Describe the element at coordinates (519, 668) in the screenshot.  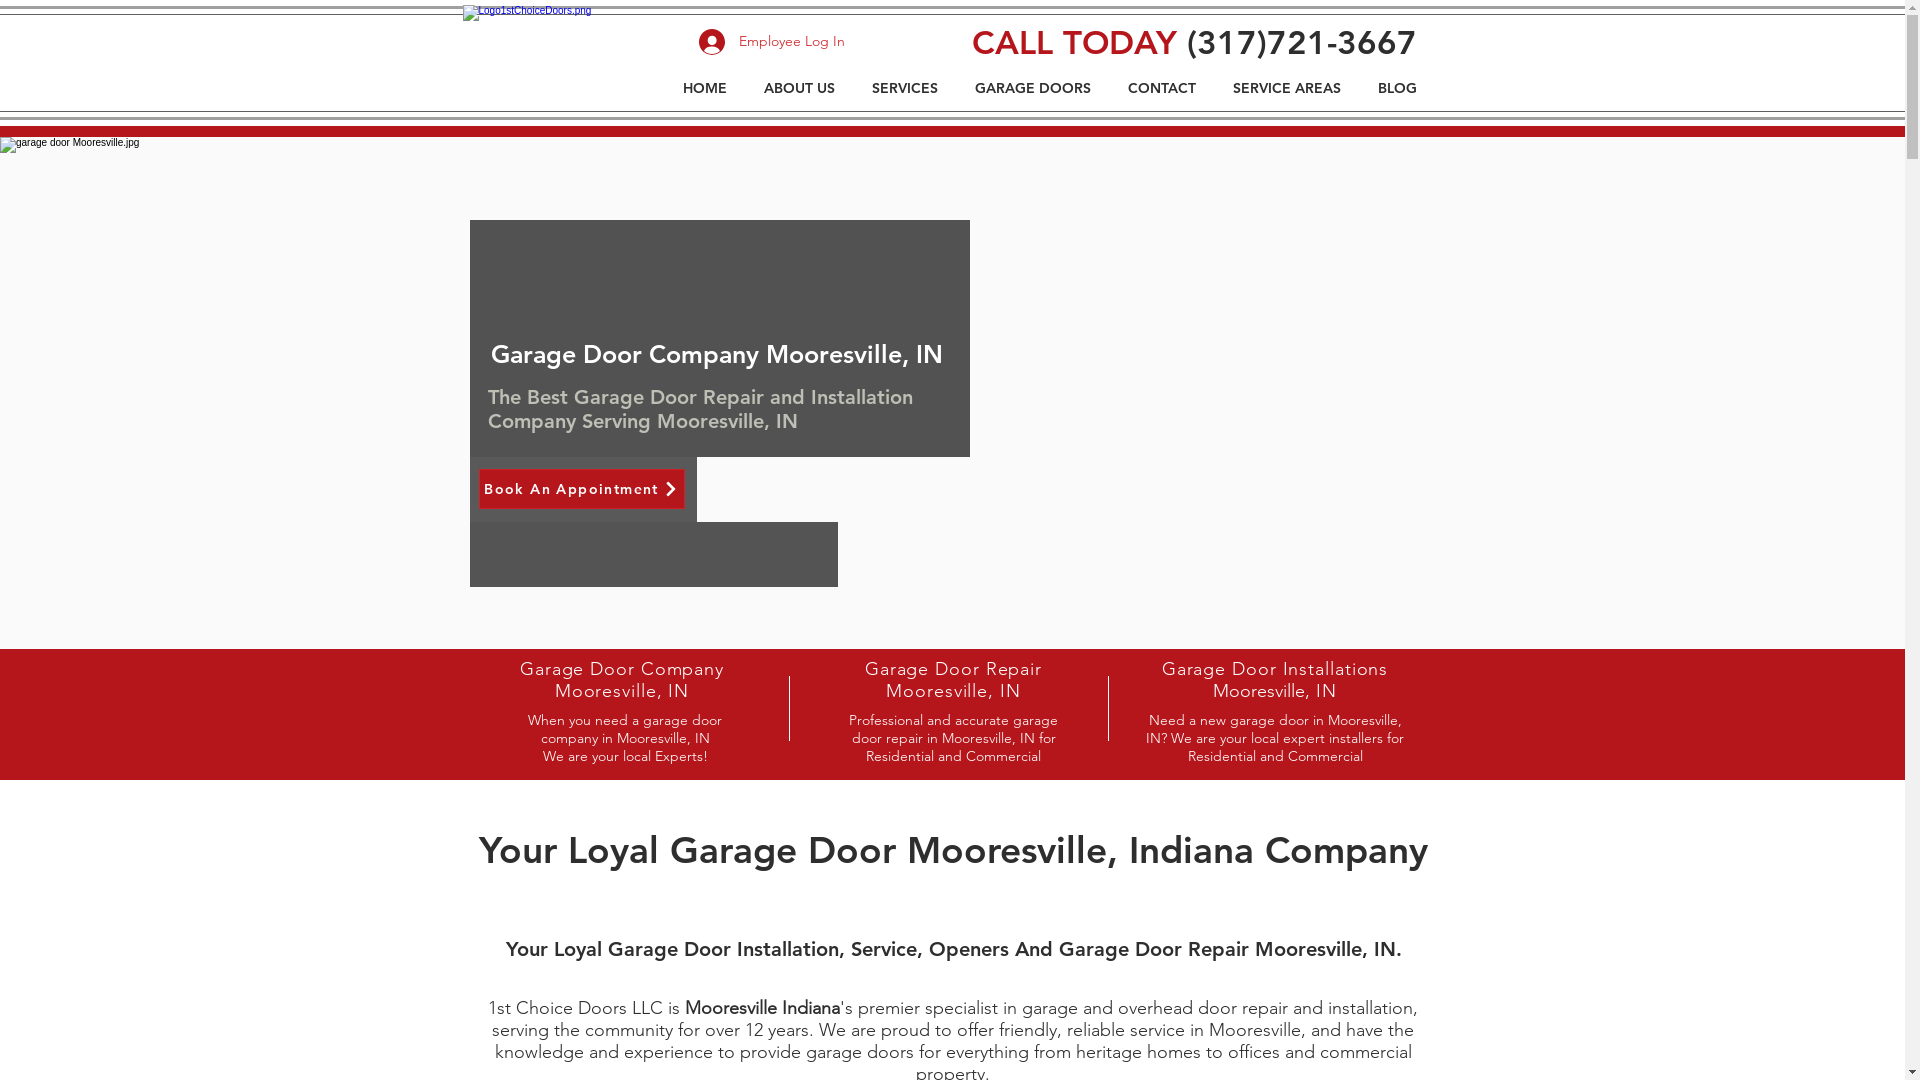
I see `'Garage Door Company'` at that location.